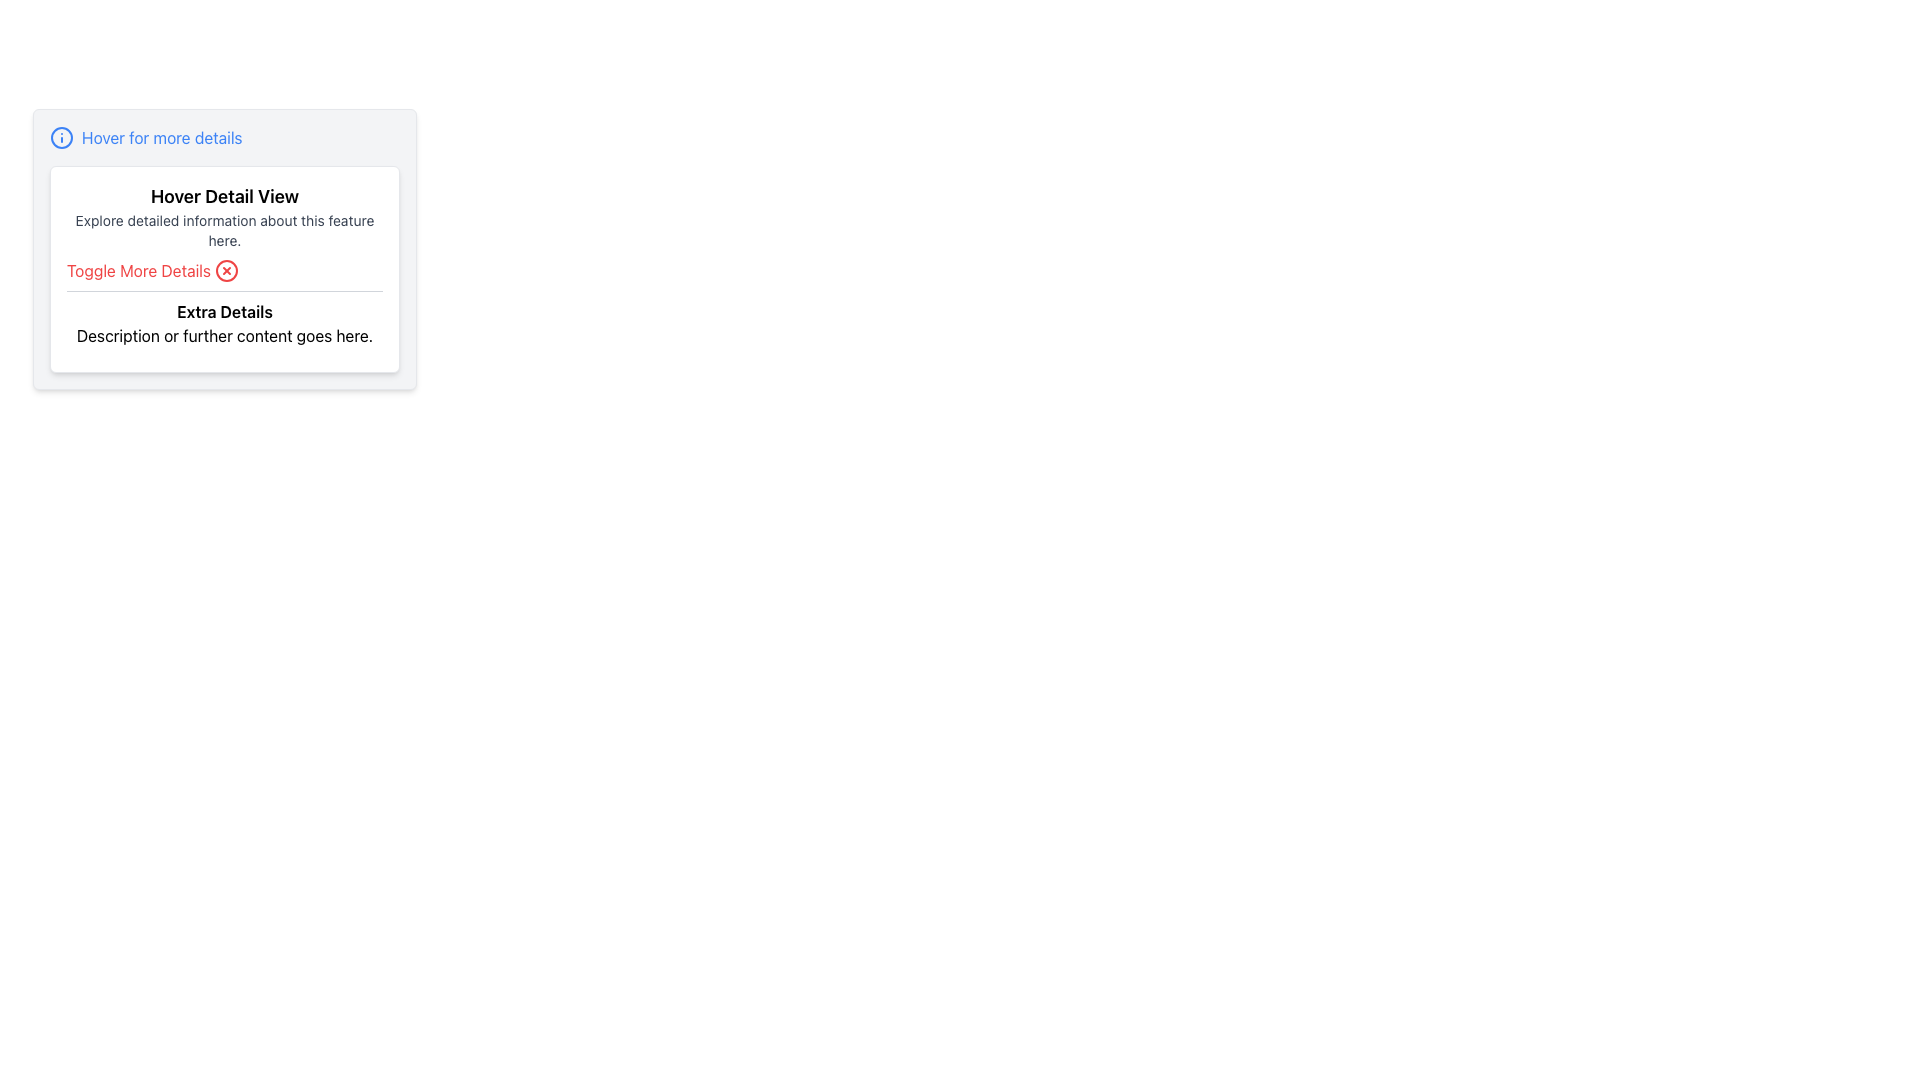 The image size is (1920, 1080). What do you see at coordinates (225, 196) in the screenshot?
I see `text from the bold heading labeled 'Hover Detail View' positioned at the top of the rounded box` at bounding box center [225, 196].